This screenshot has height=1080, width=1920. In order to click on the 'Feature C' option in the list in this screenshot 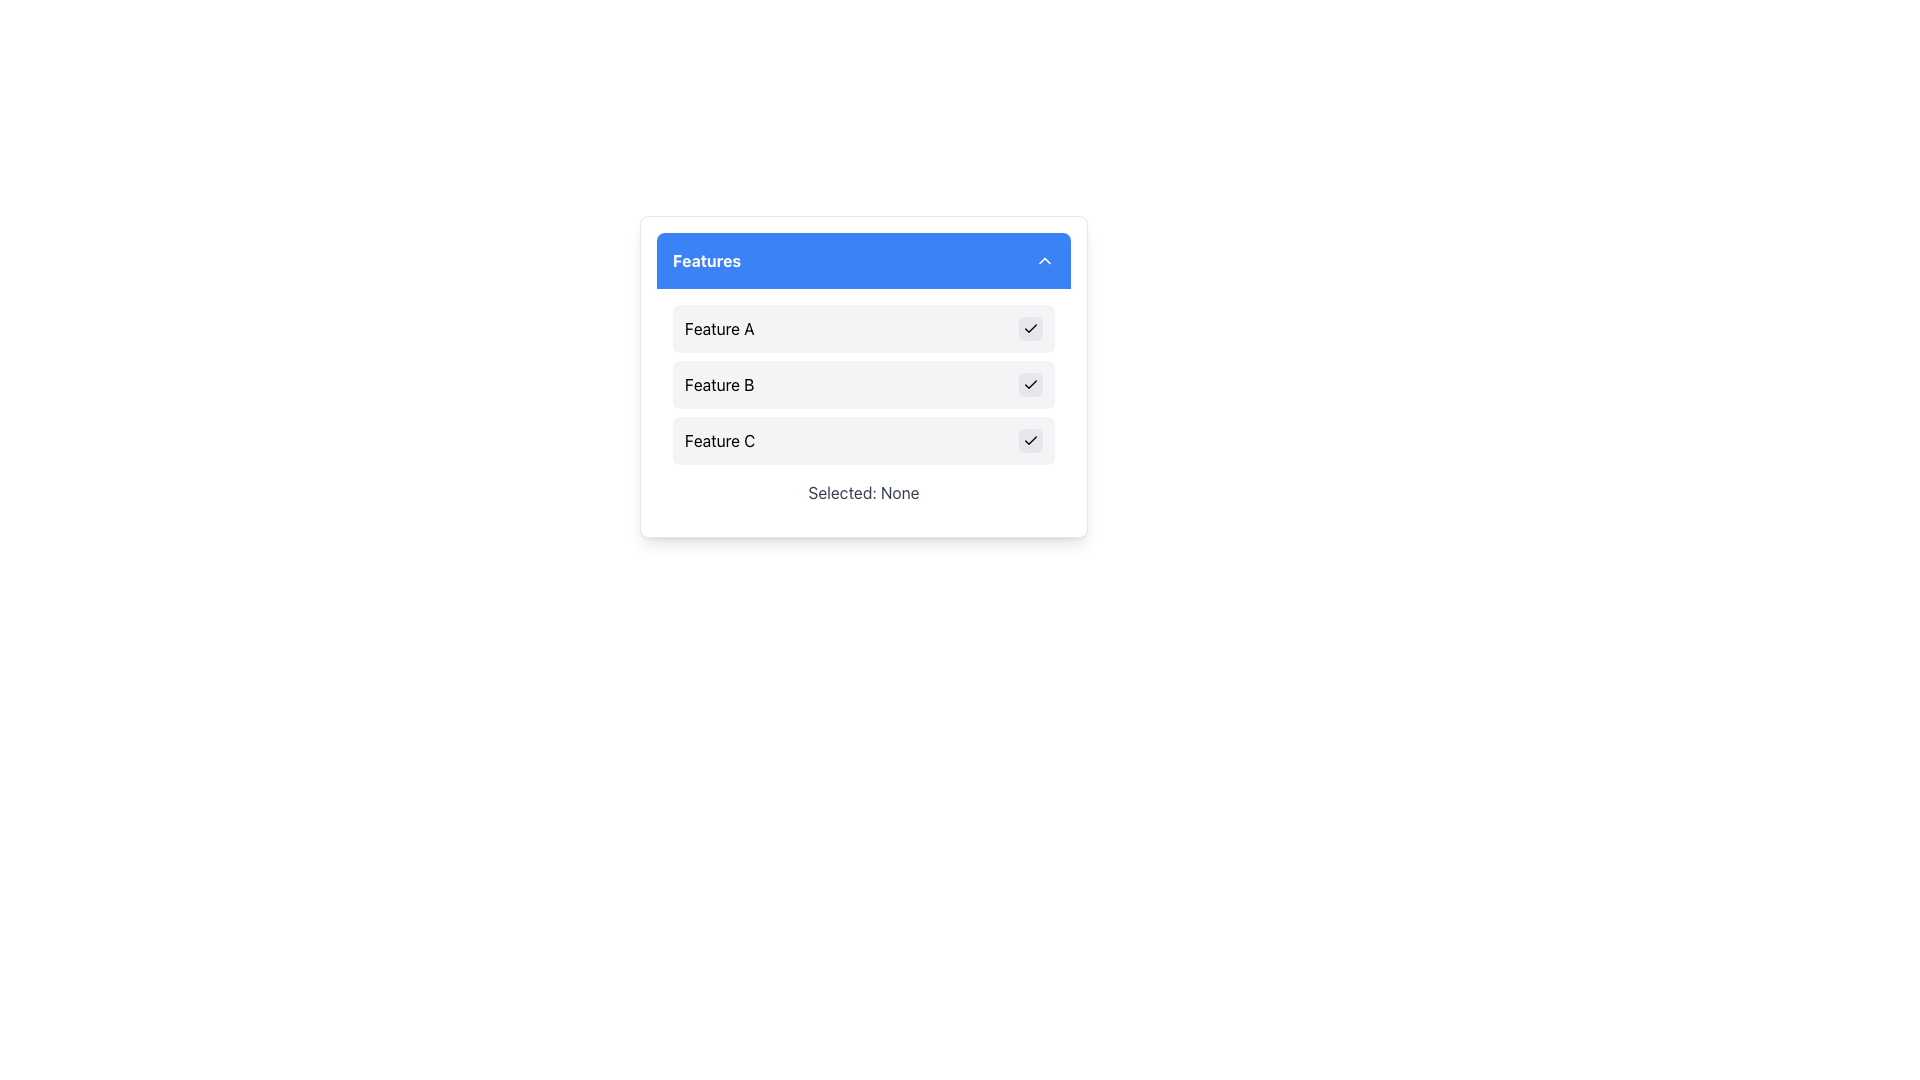, I will do `click(864, 439)`.